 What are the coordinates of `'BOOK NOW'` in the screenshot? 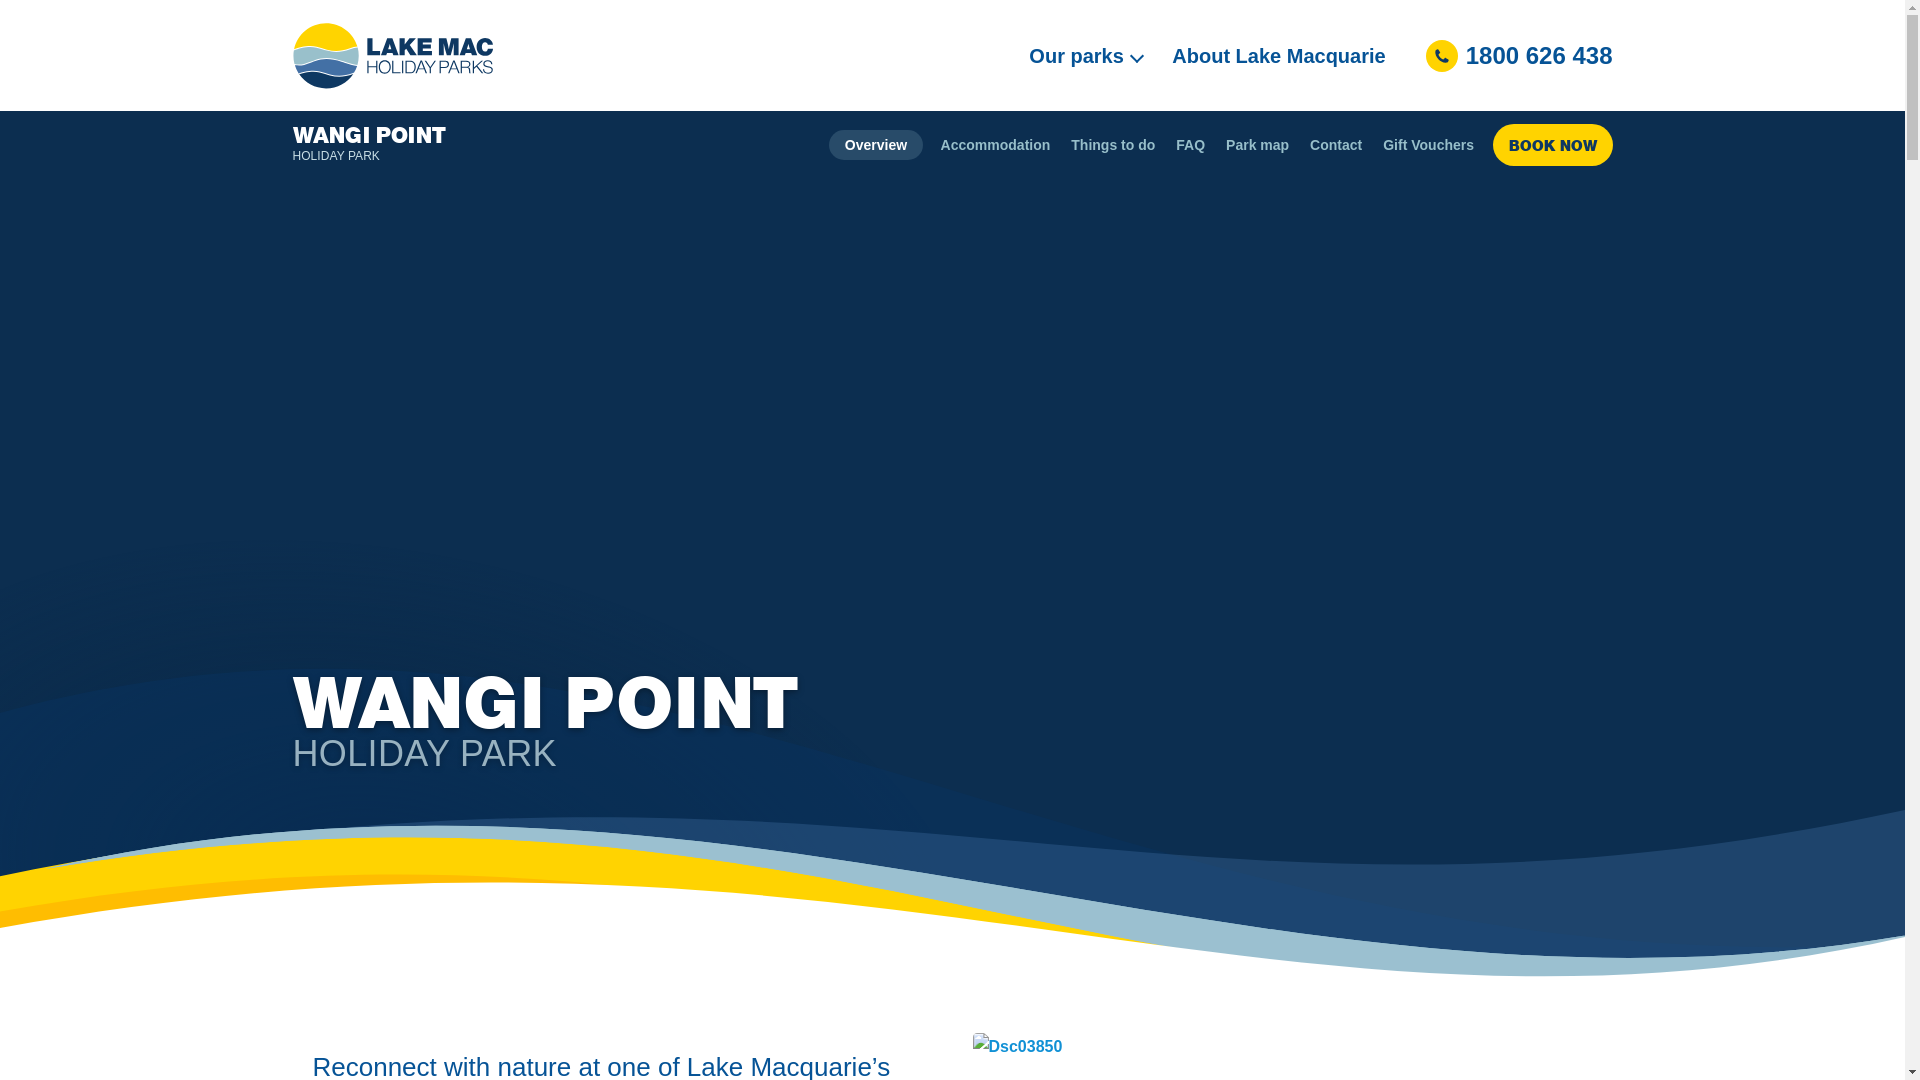 It's located at (1550, 143).